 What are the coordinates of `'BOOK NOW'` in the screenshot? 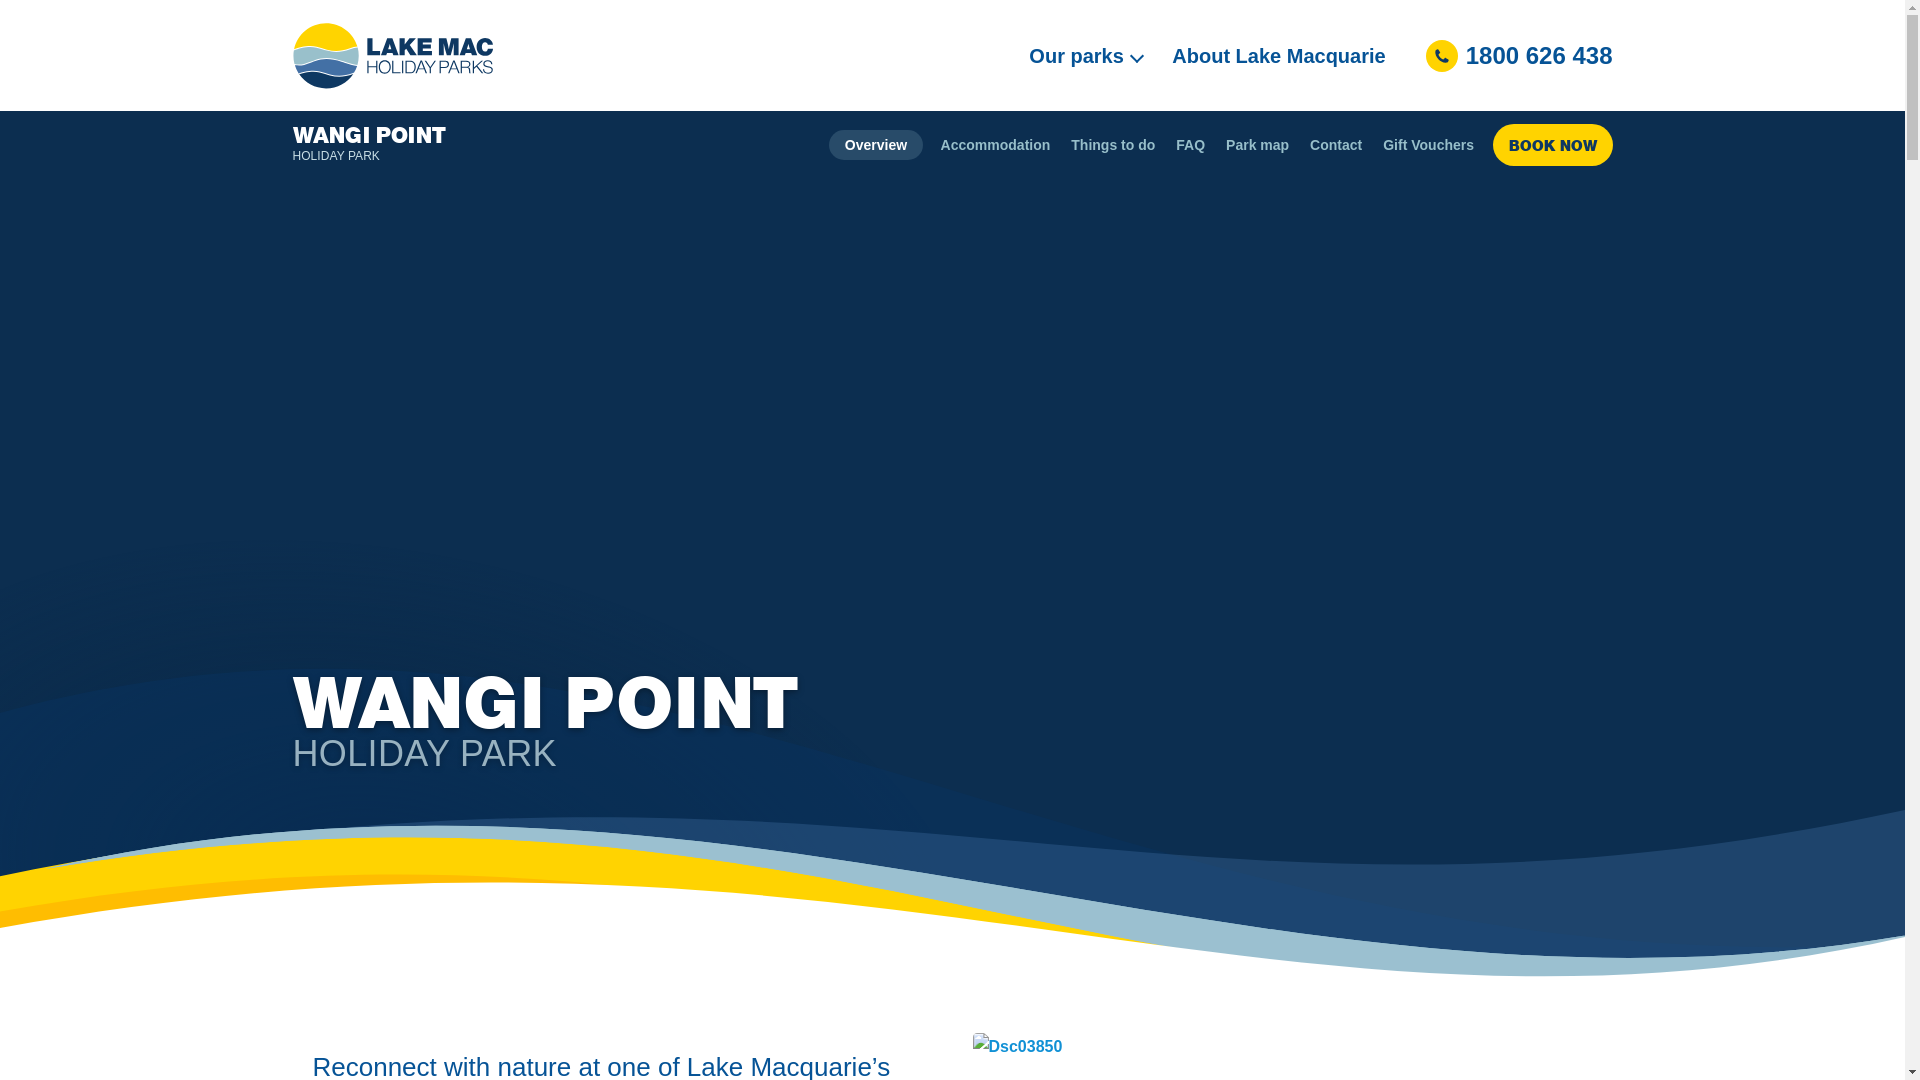 It's located at (1550, 143).